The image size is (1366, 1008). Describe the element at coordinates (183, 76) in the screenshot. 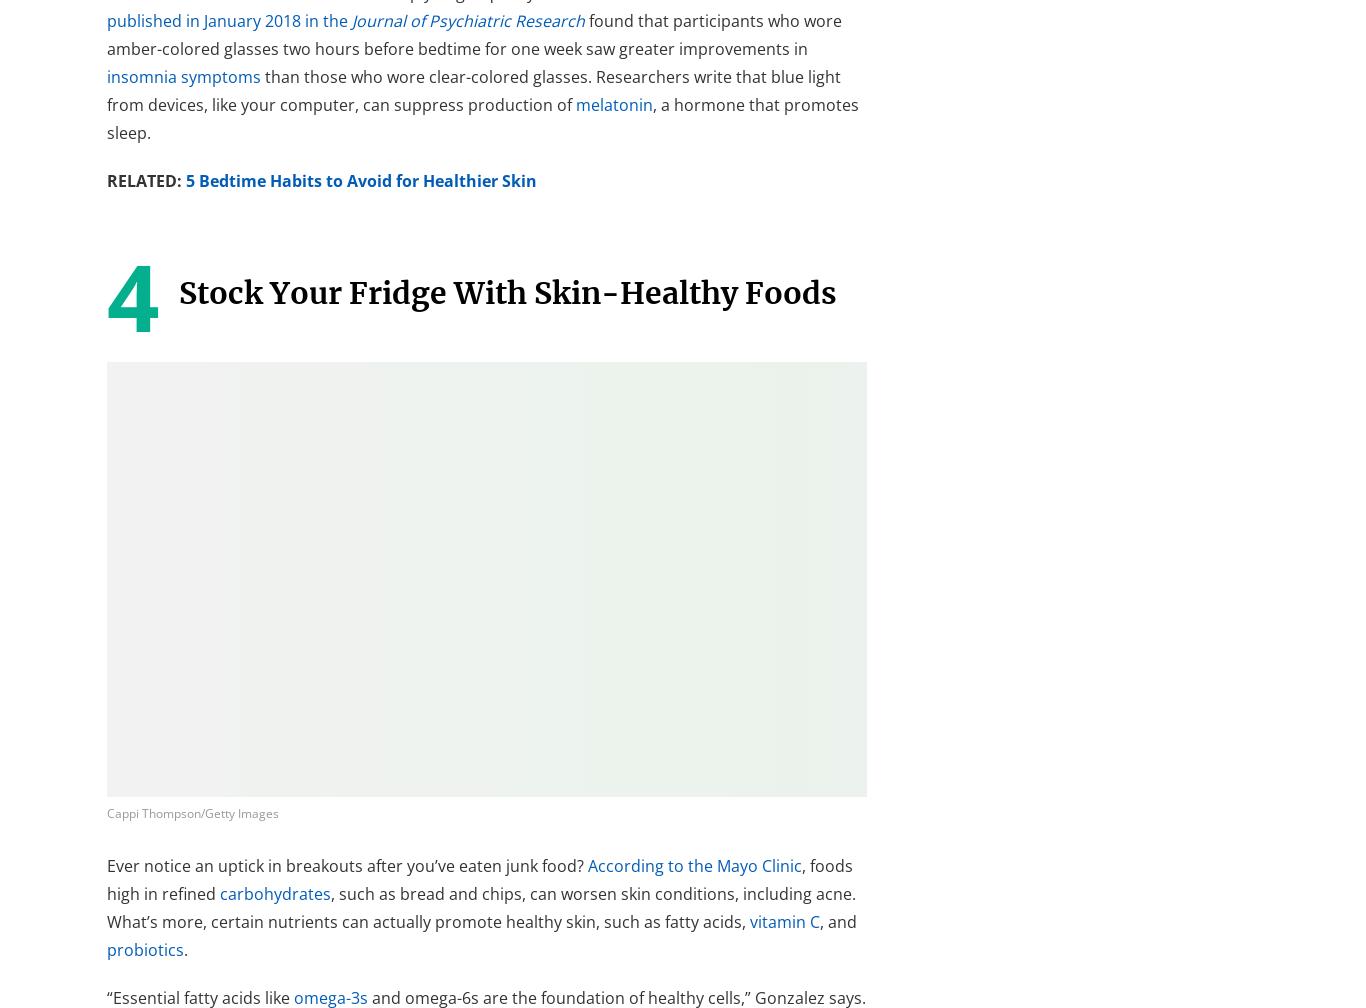

I see `'insomnia symptoms'` at that location.